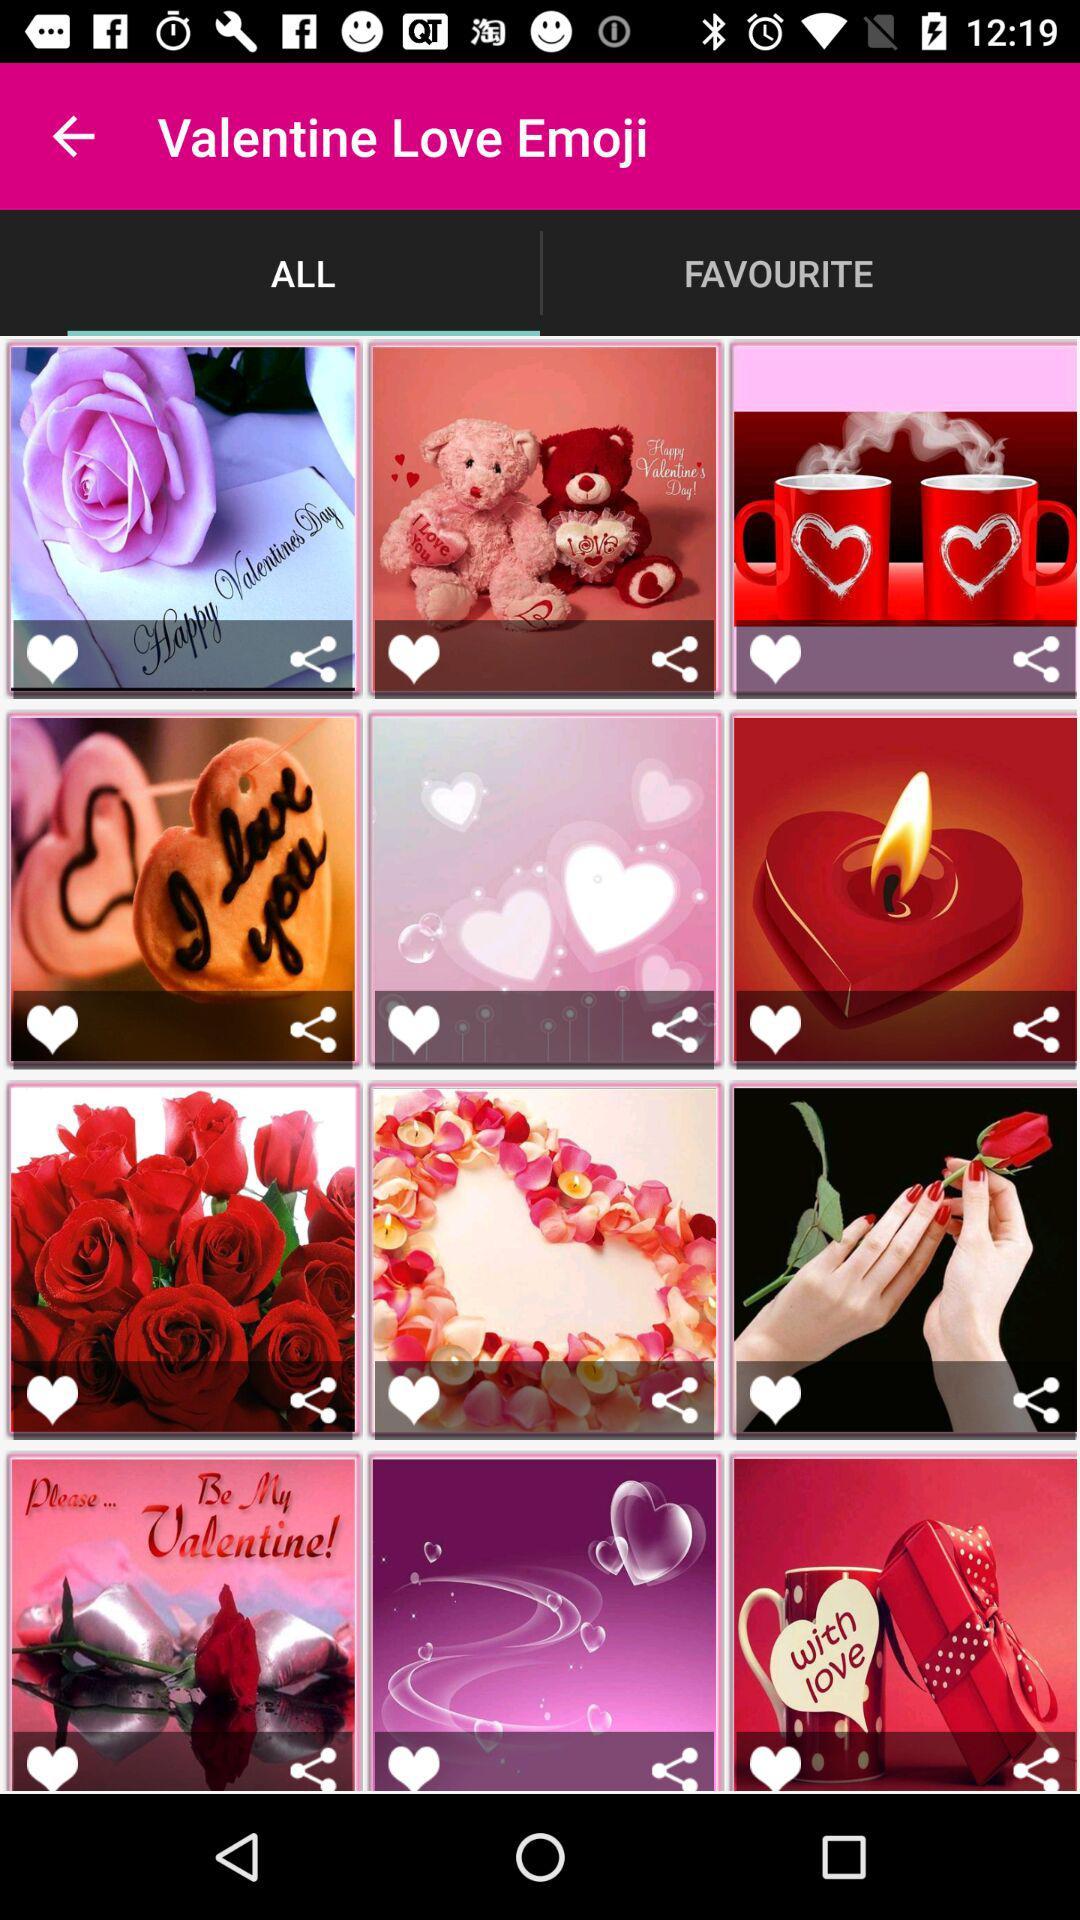 The width and height of the screenshot is (1080, 1920). What do you see at coordinates (51, 1399) in the screenshot?
I see `like picture` at bounding box center [51, 1399].